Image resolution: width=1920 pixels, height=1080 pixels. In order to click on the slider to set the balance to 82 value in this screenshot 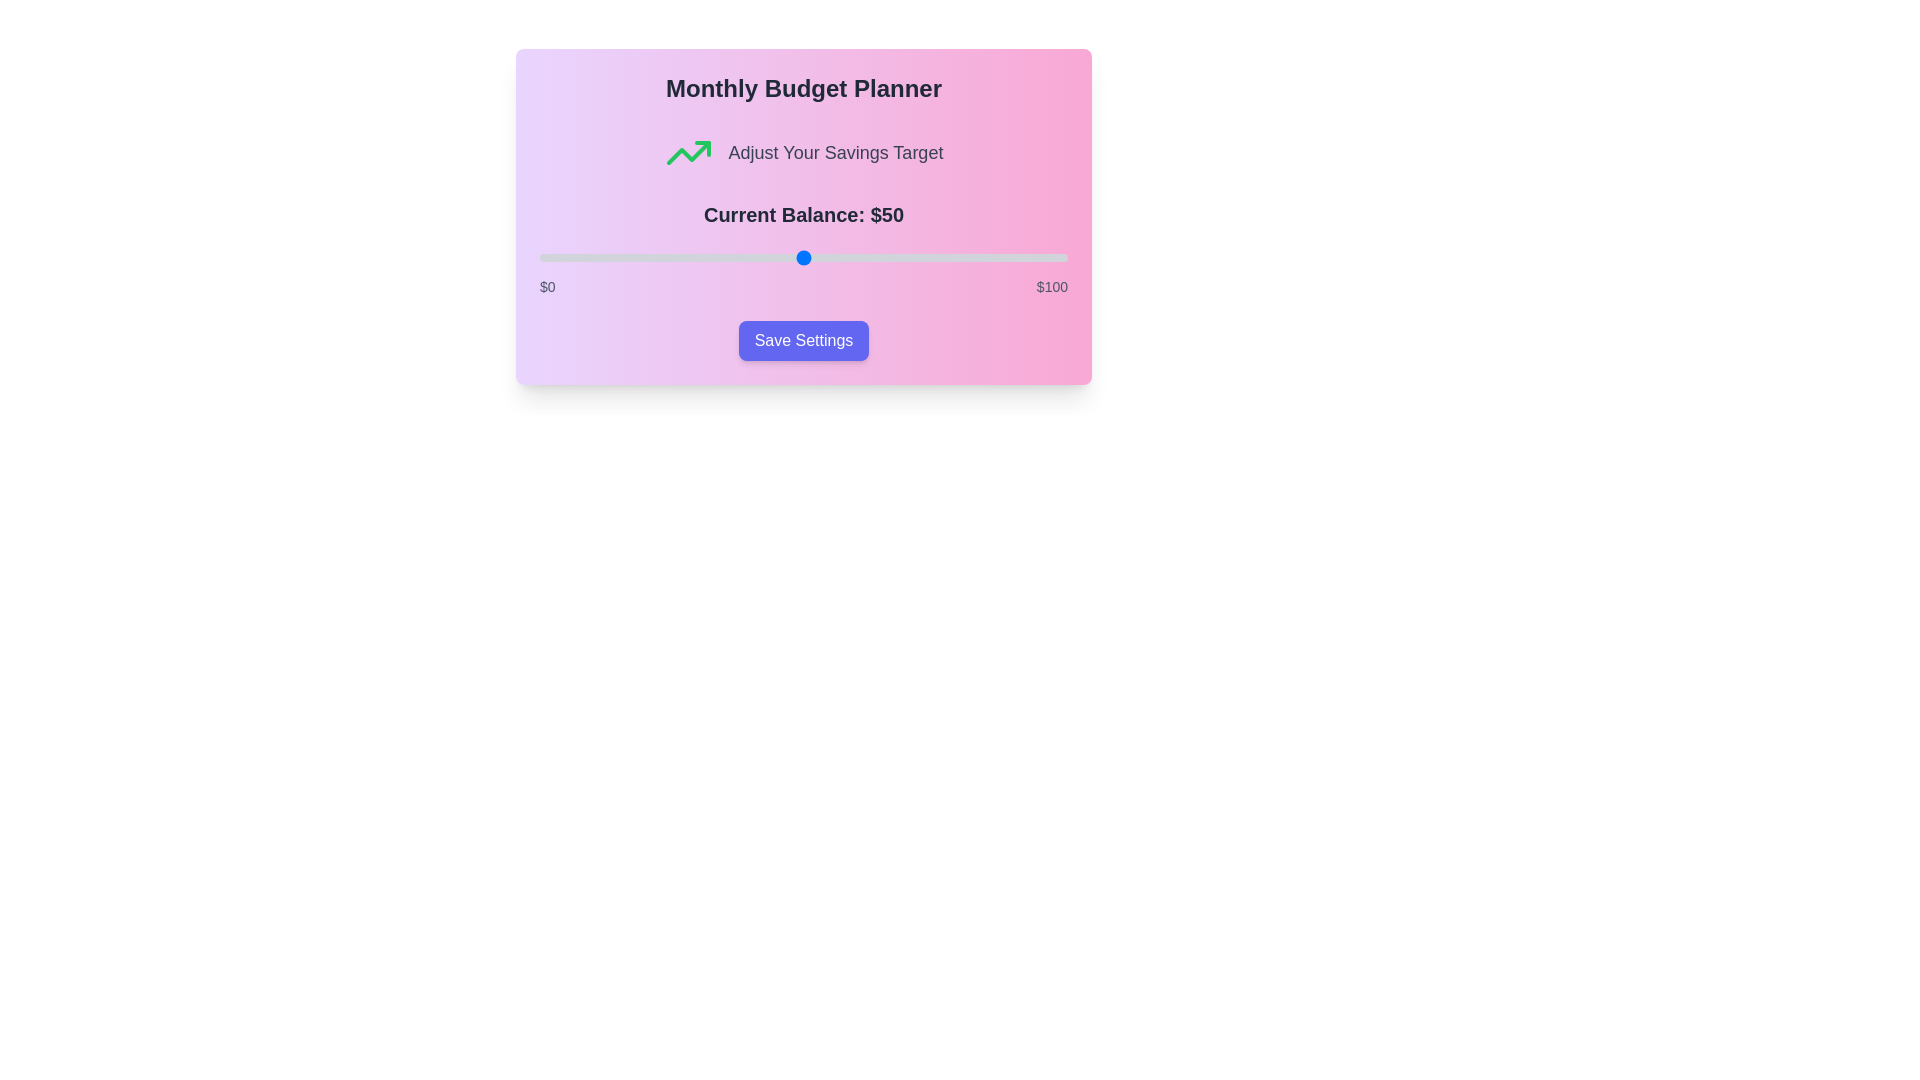, I will do `click(973, 257)`.